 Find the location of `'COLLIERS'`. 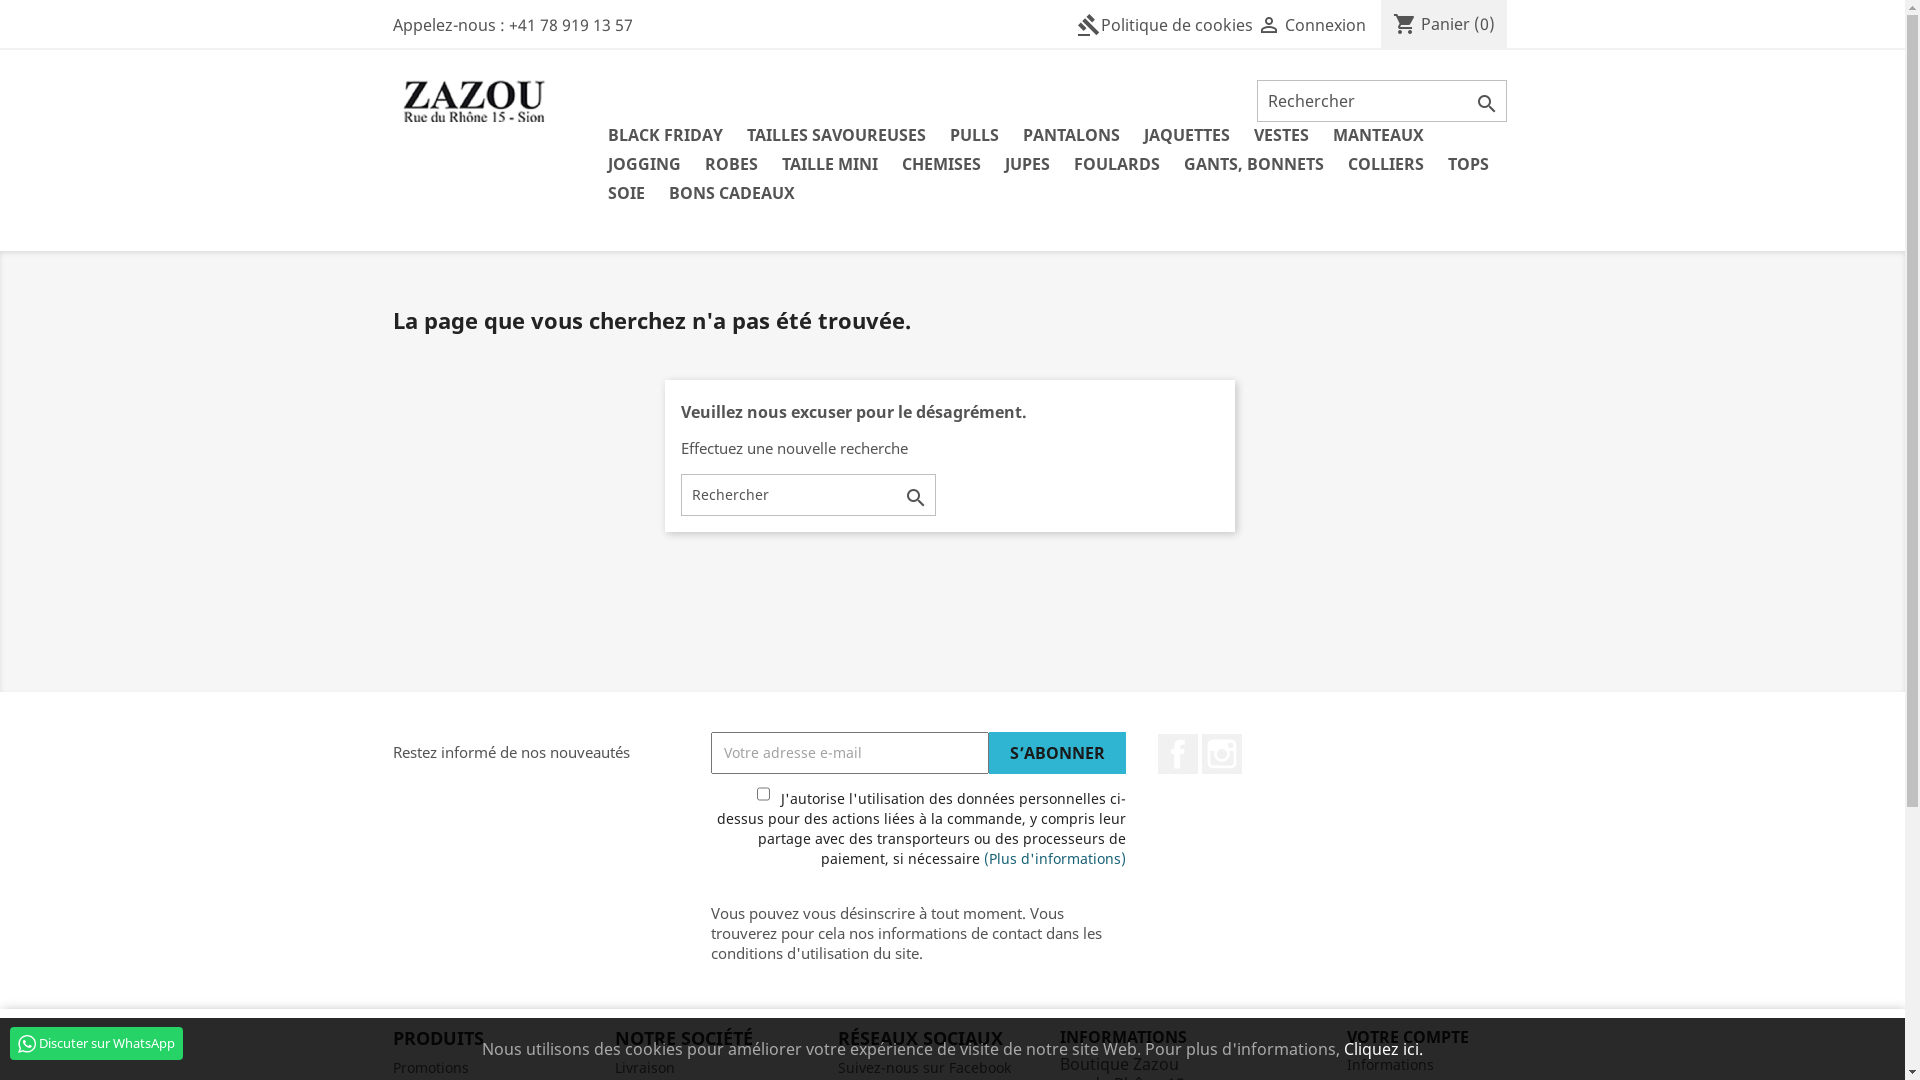

'COLLIERS' is located at coordinates (1385, 164).